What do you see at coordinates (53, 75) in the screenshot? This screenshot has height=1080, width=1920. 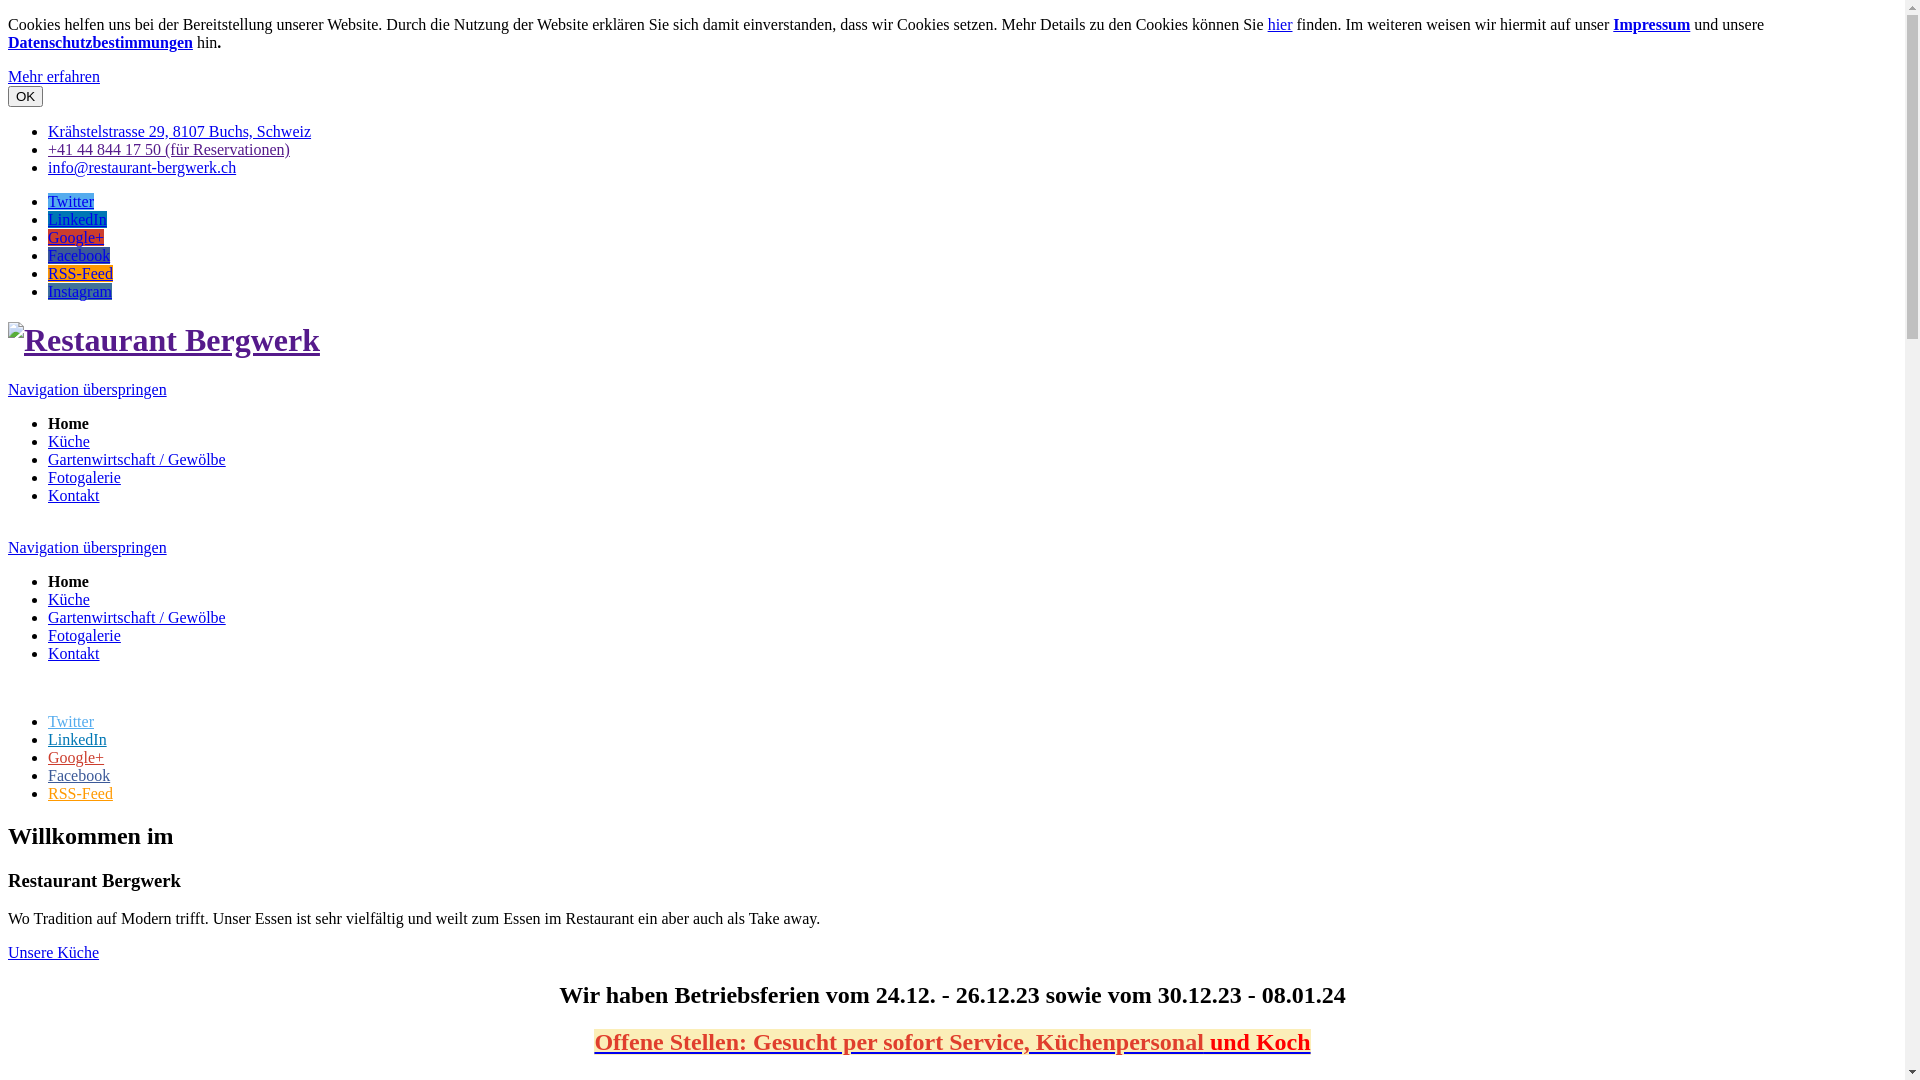 I see `'Mehr erfahren'` at bounding box center [53, 75].